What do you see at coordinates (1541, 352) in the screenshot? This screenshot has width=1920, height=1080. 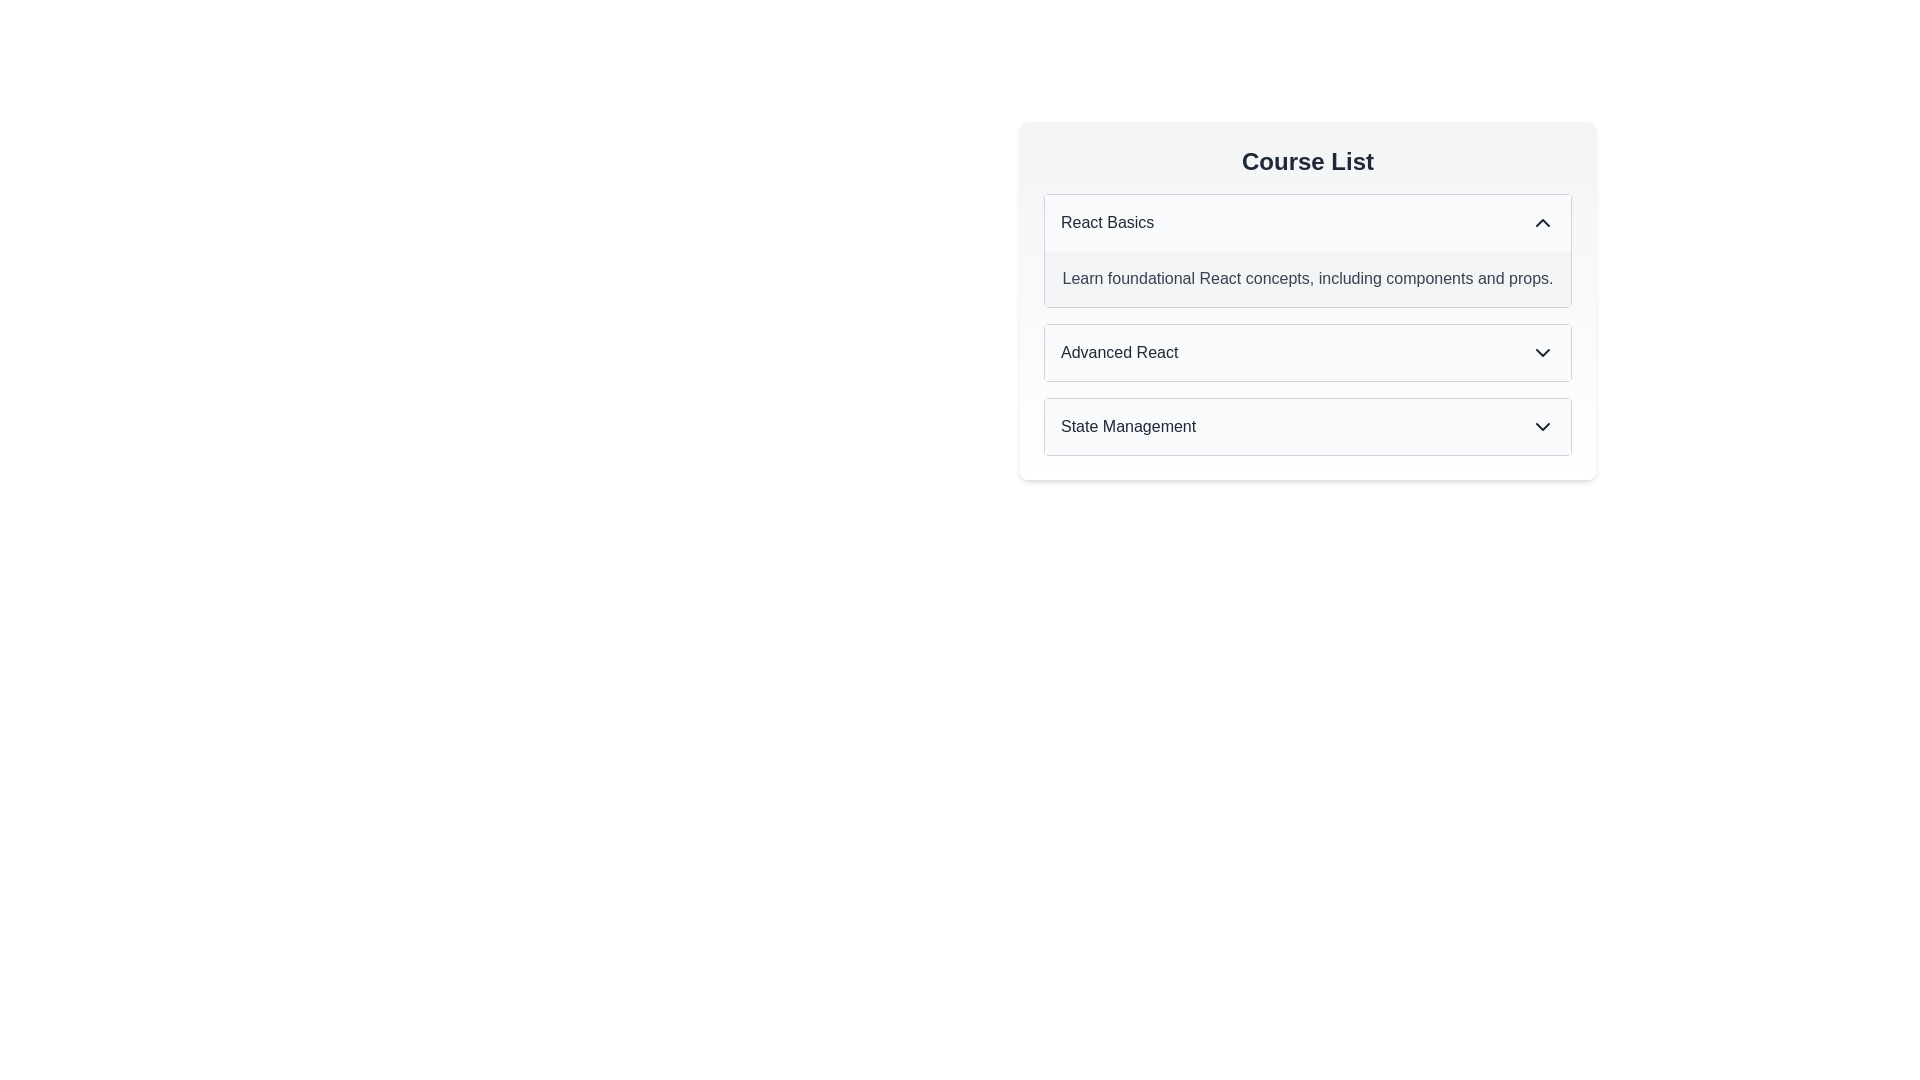 I see `the downward-pointing chevron SVG icon located in the 'Advanced React' section header to highlight it` at bounding box center [1541, 352].